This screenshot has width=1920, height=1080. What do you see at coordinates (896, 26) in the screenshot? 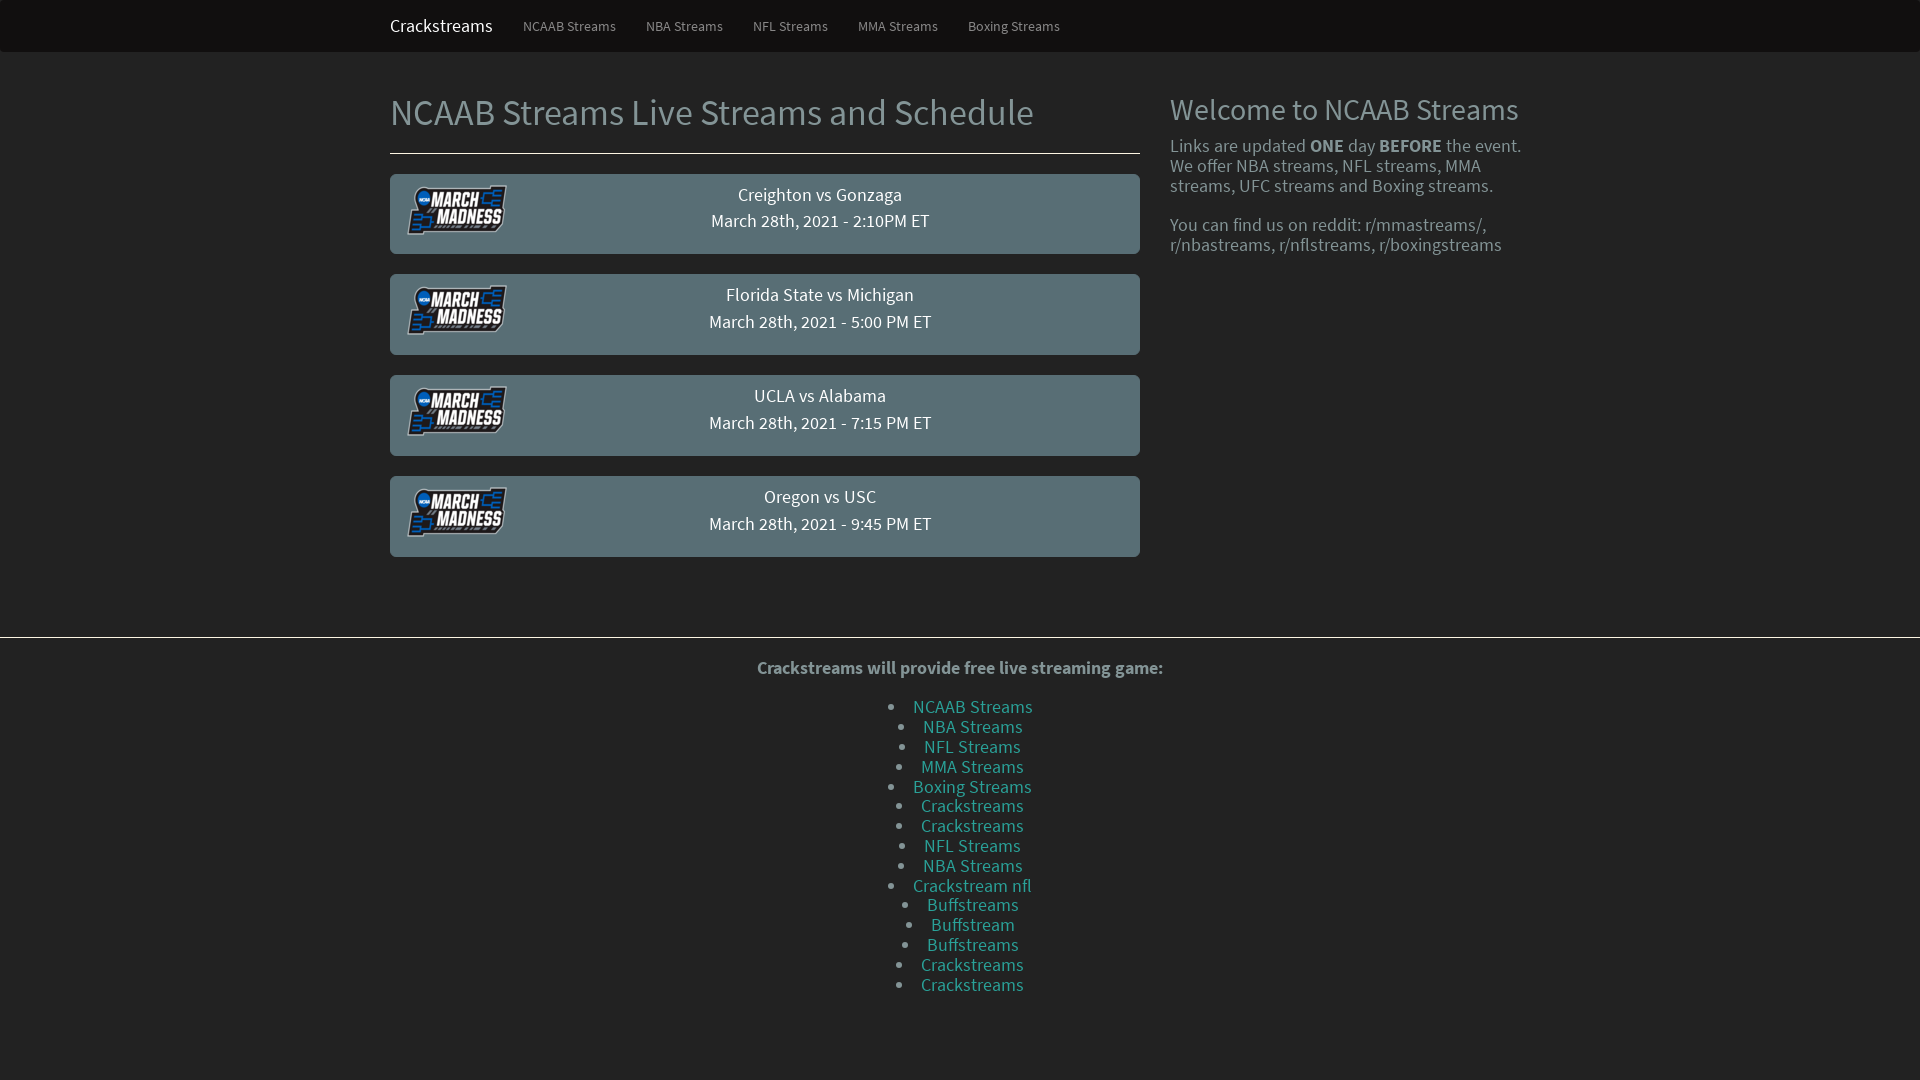
I see `'MMA Streams'` at bounding box center [896, 26].